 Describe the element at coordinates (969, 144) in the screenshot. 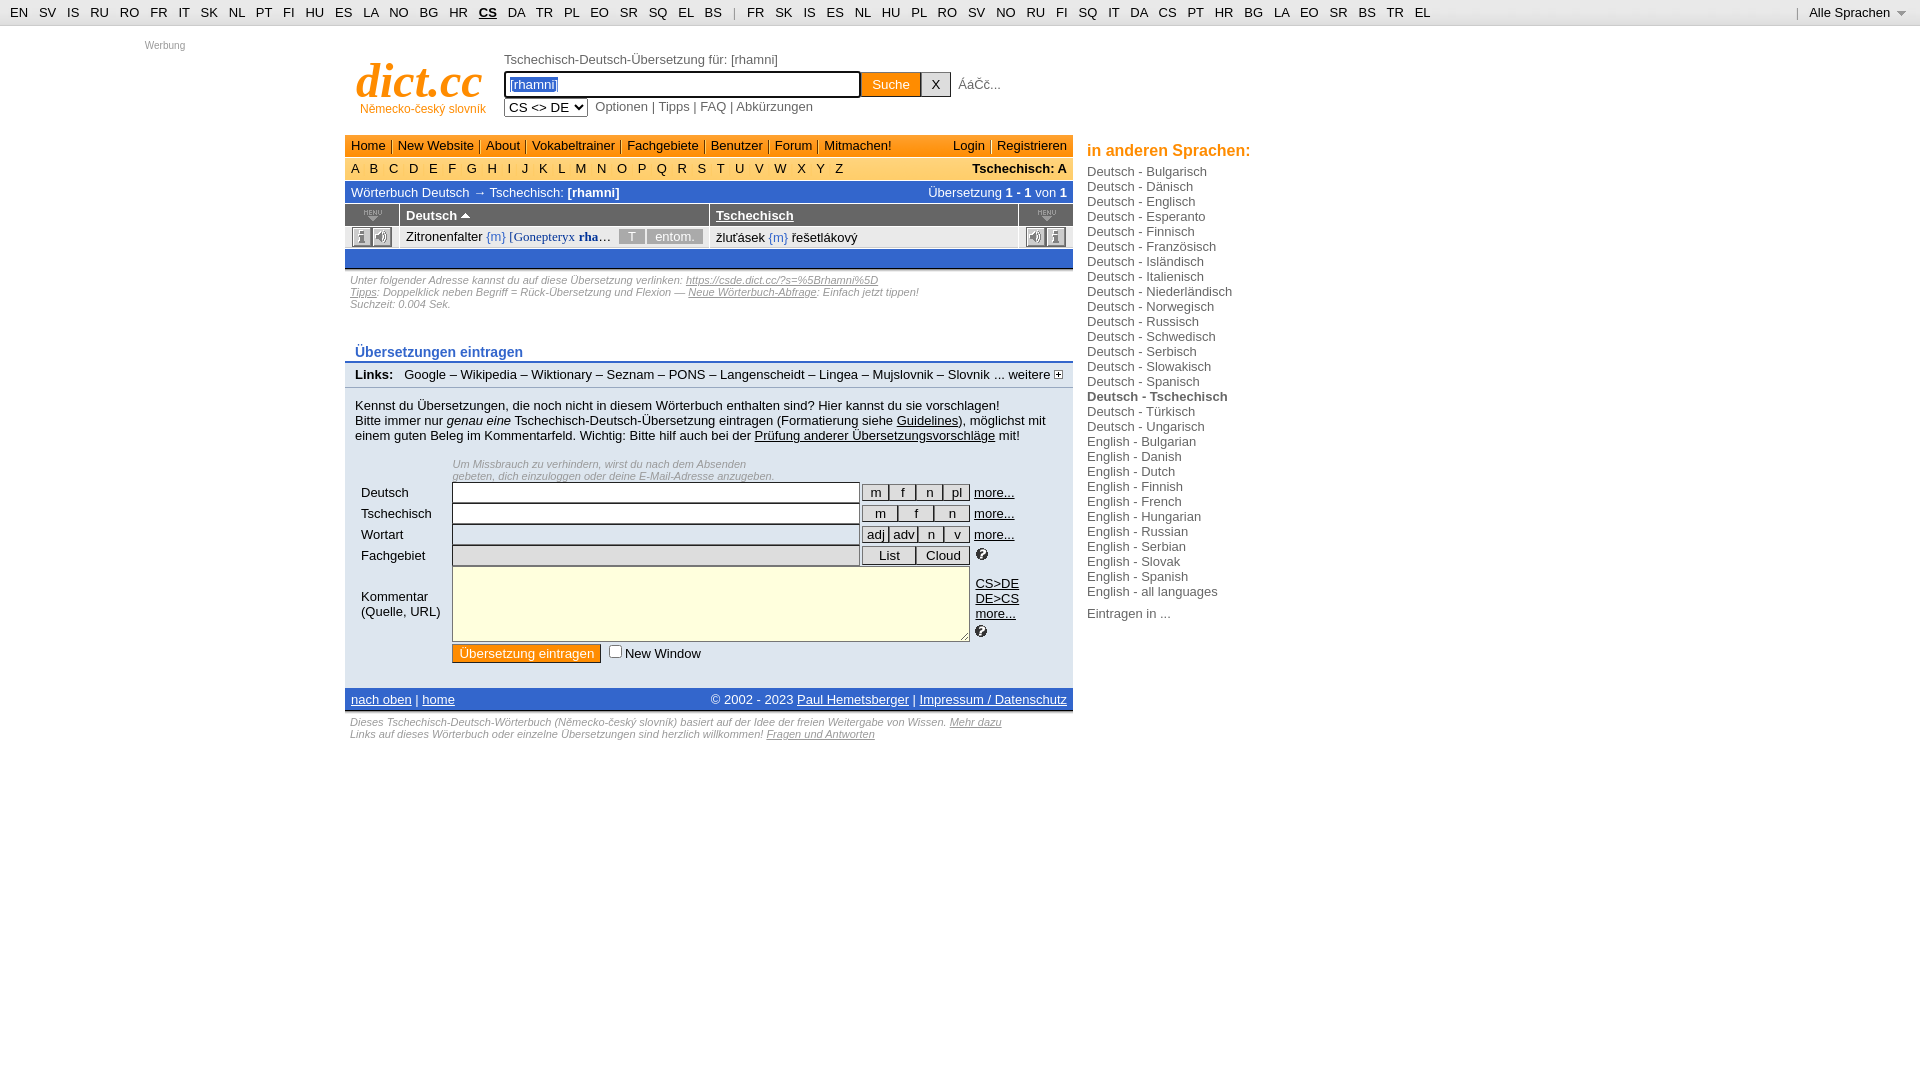

I see `'Login'` at that location.